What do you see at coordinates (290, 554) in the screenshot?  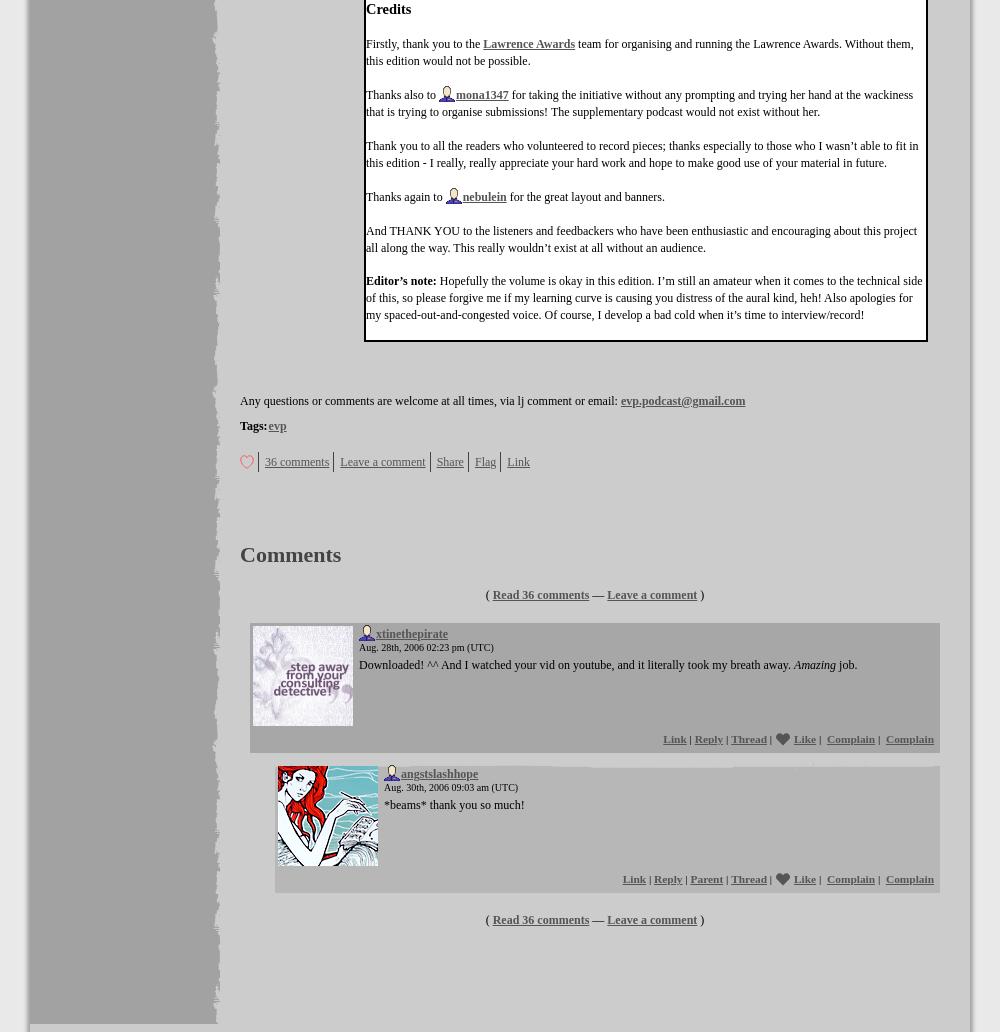 I see `'Comments'` at bounding box center [290, 554].